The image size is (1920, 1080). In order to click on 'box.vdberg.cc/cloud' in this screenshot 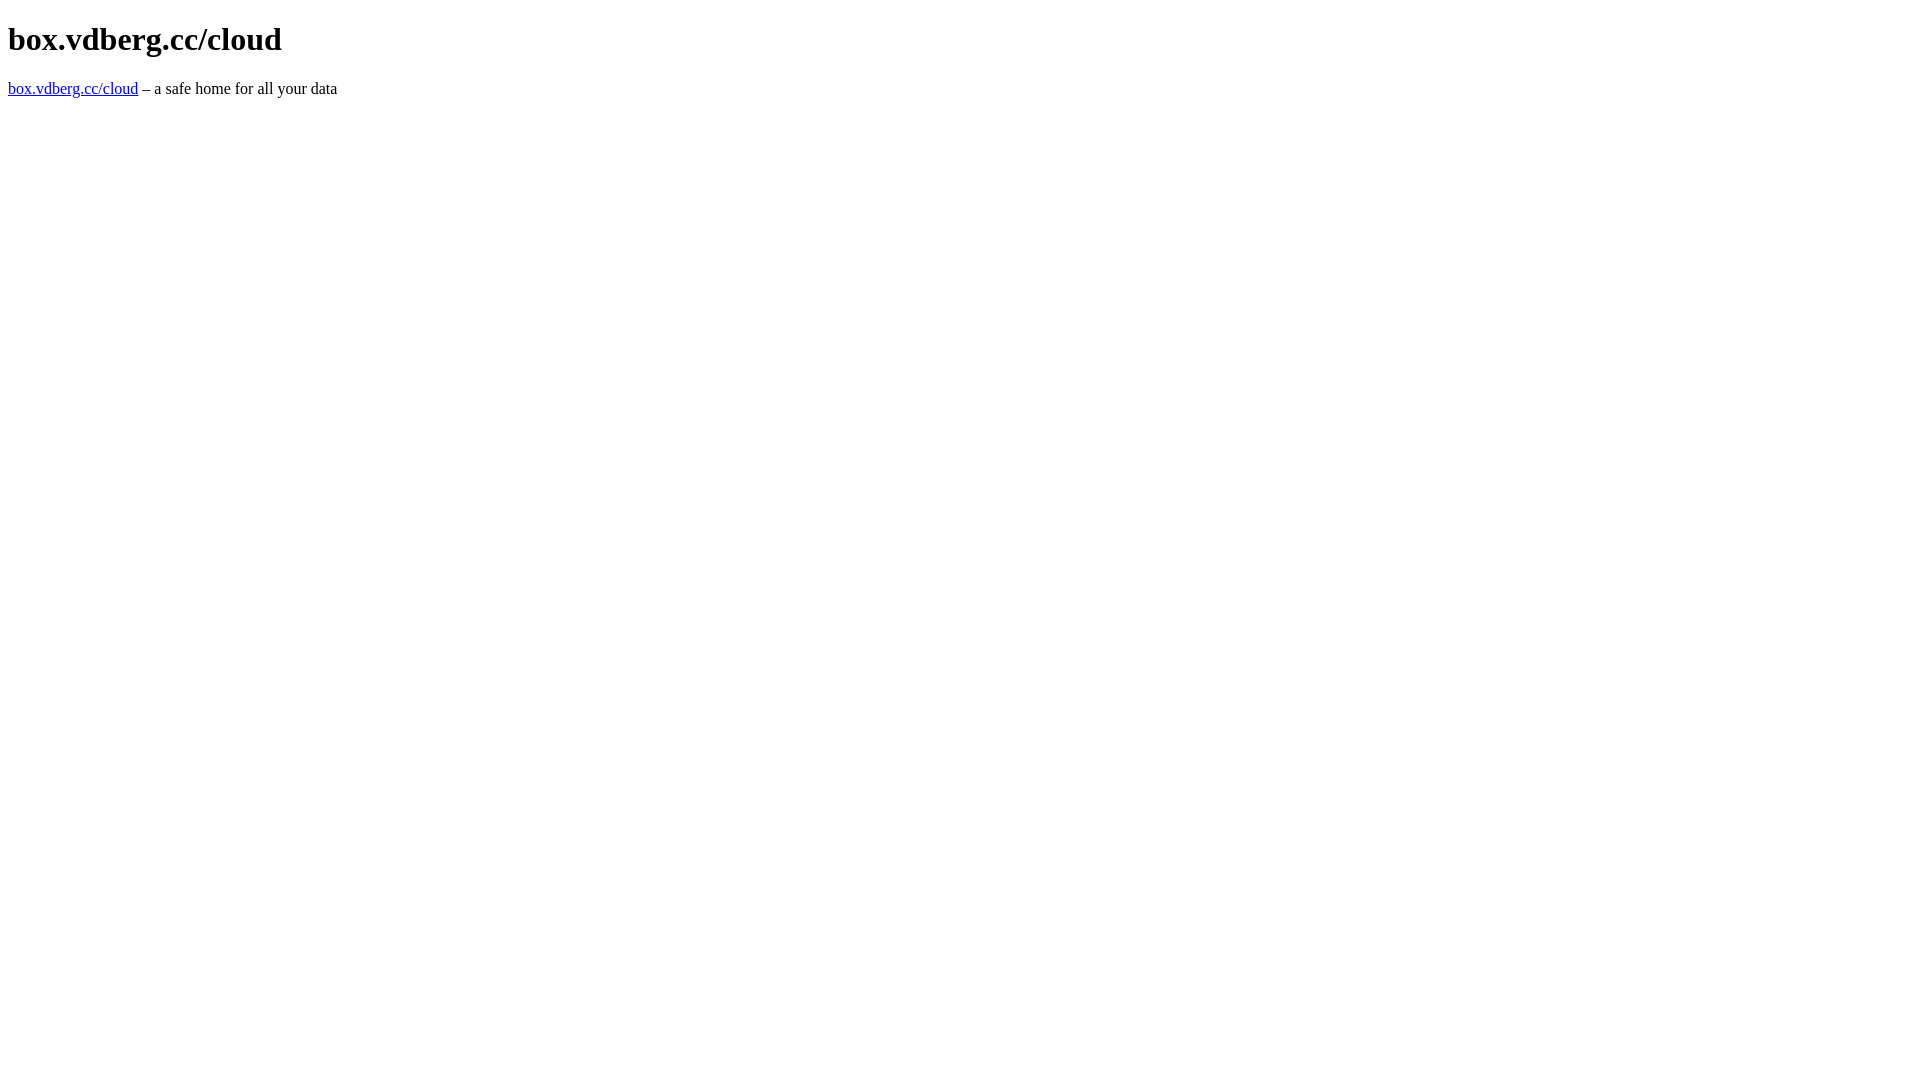, I will do `click(72, 87)`.